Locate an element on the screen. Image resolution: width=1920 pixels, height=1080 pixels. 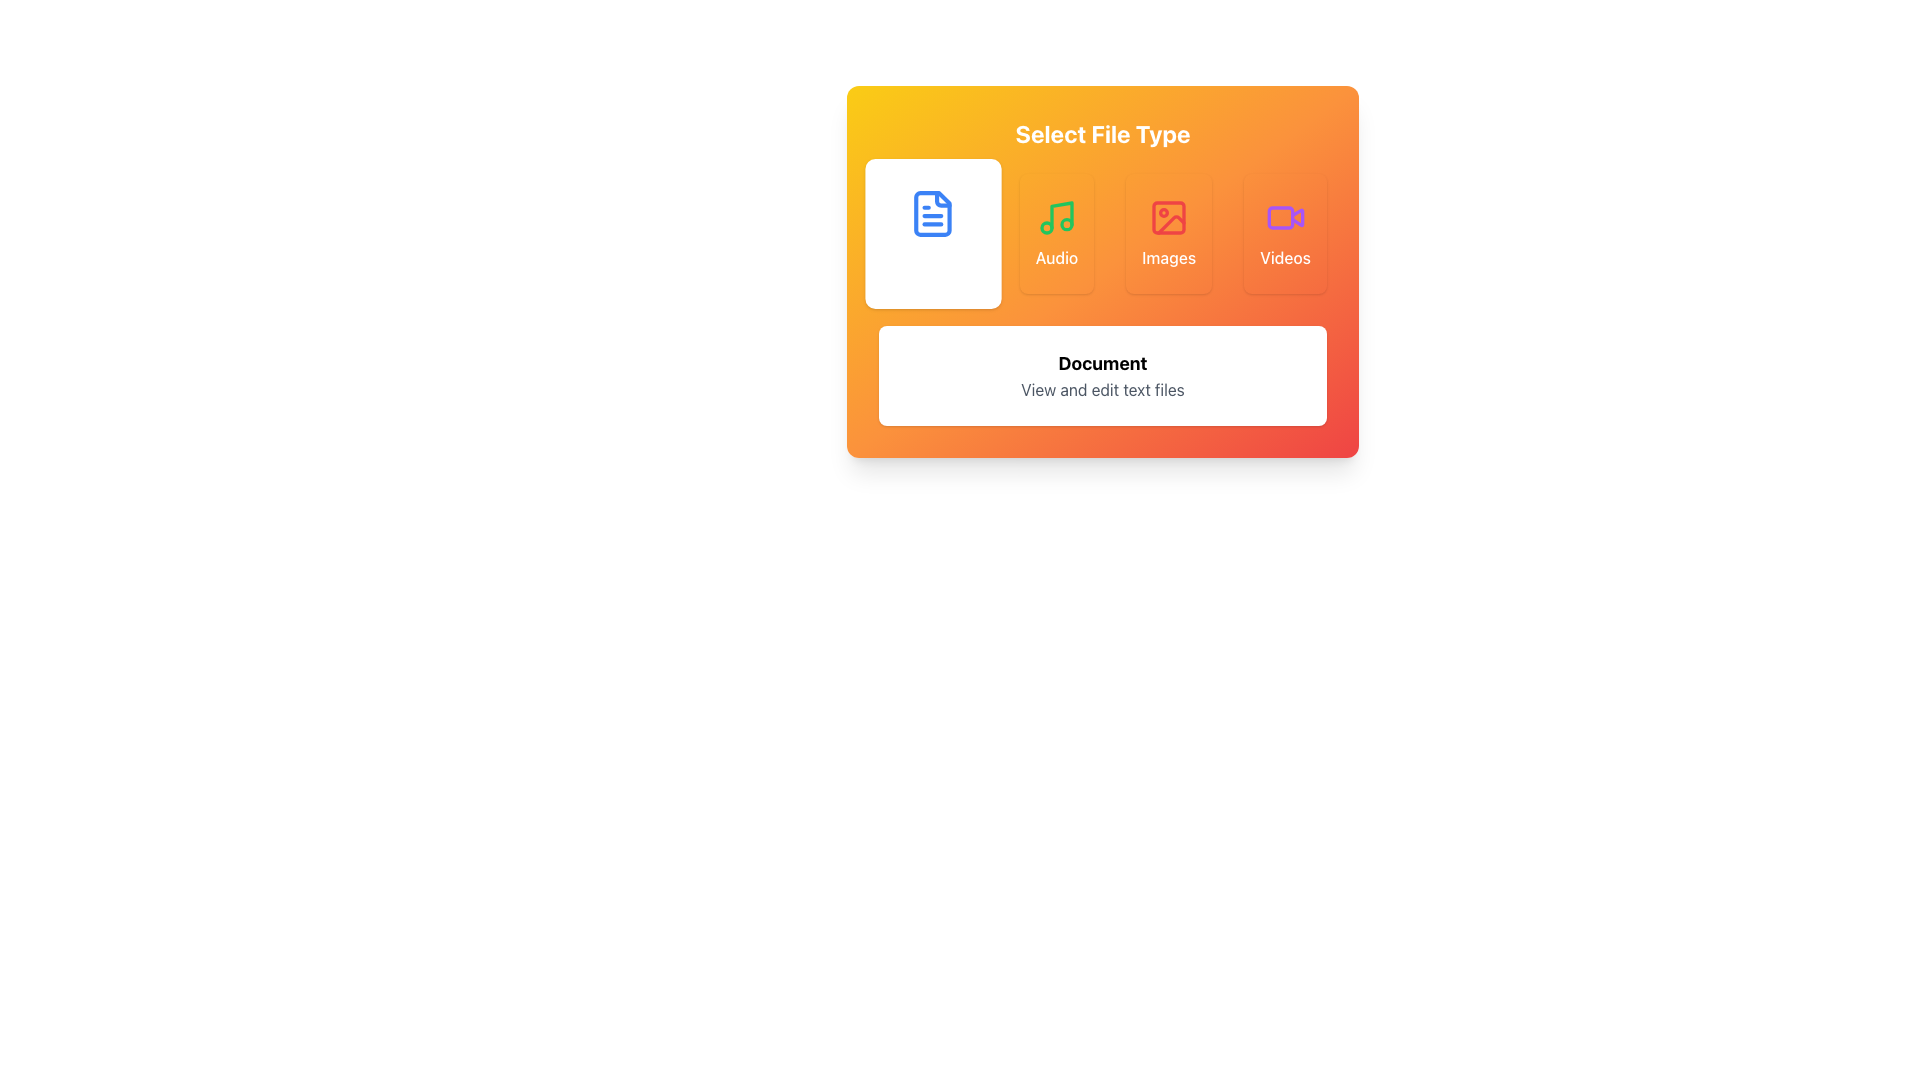
the centered text message displaying 'Select File Type' in bold white font at the upper section of a gradient background panel is located at coordinates (1102, 134).